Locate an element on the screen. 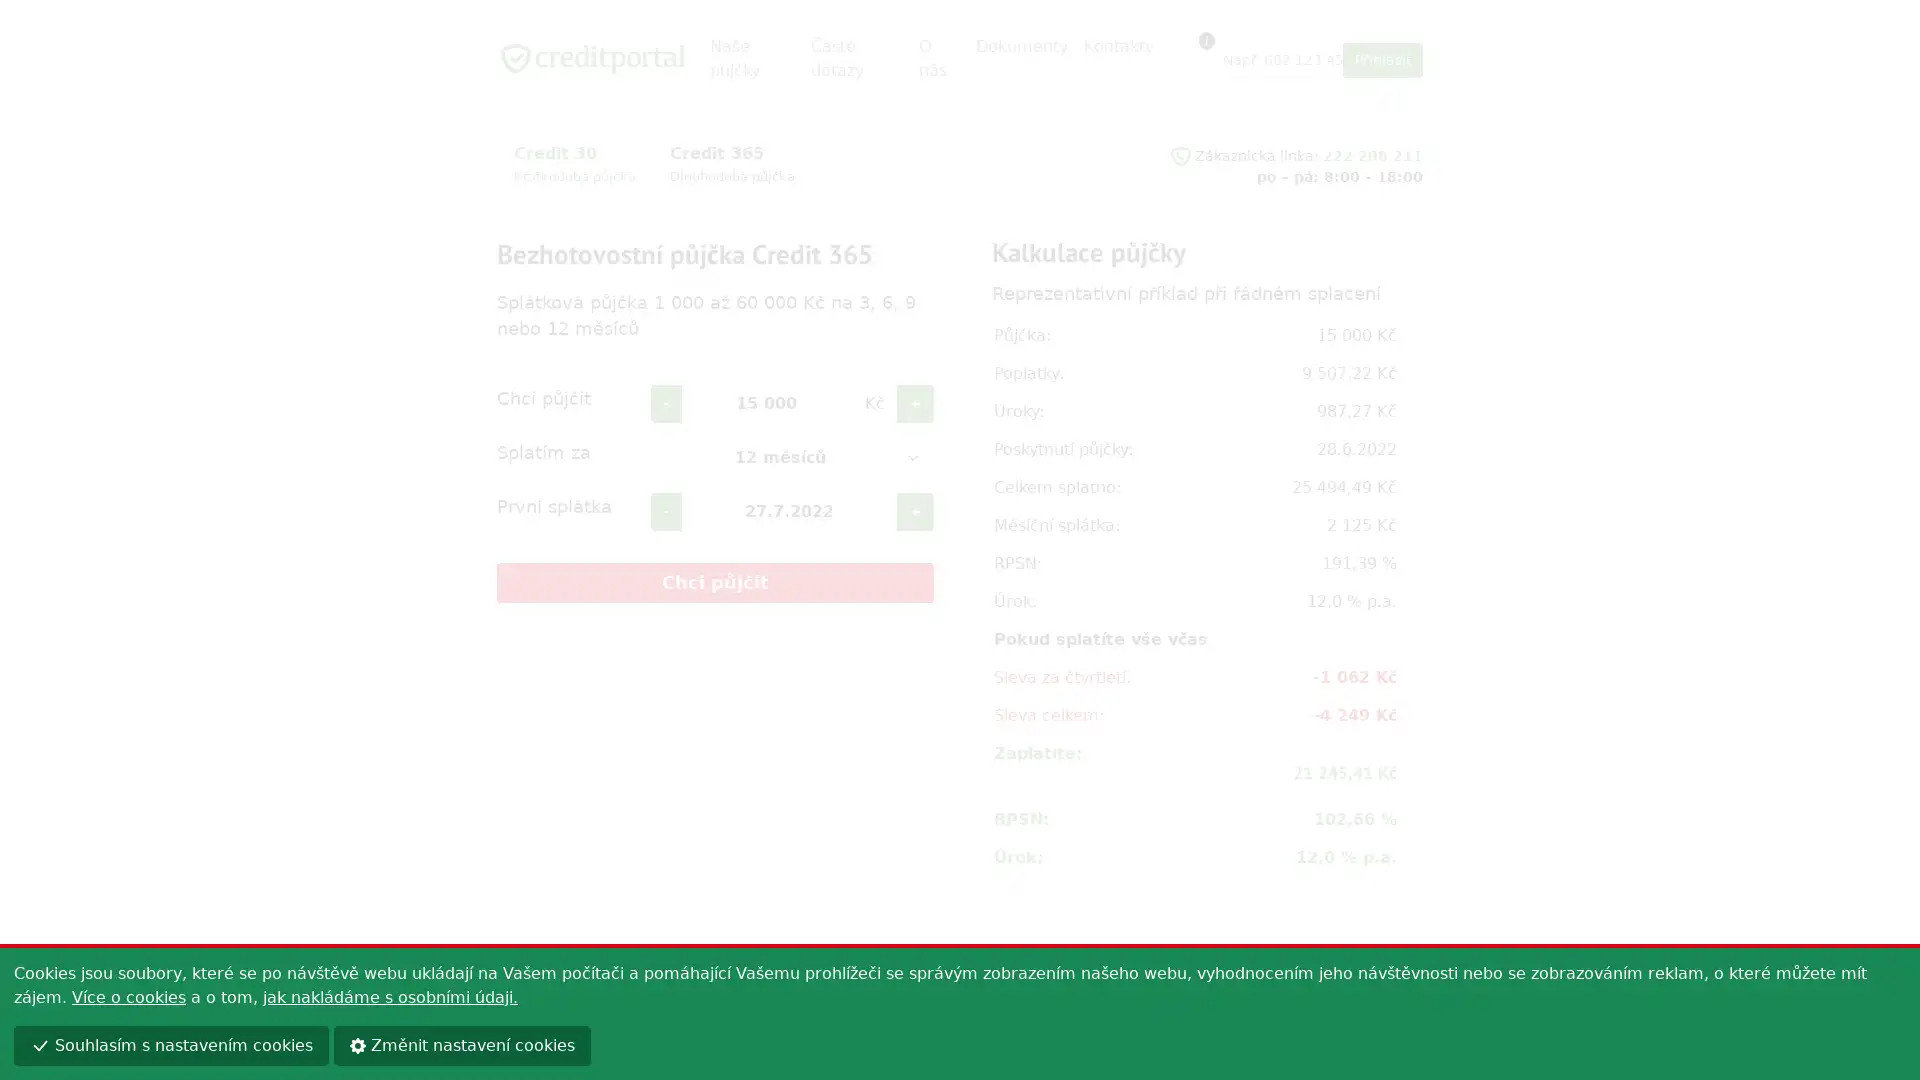 This screenshot has height=1080, width=1920. - is located at coordinates (665, 509).